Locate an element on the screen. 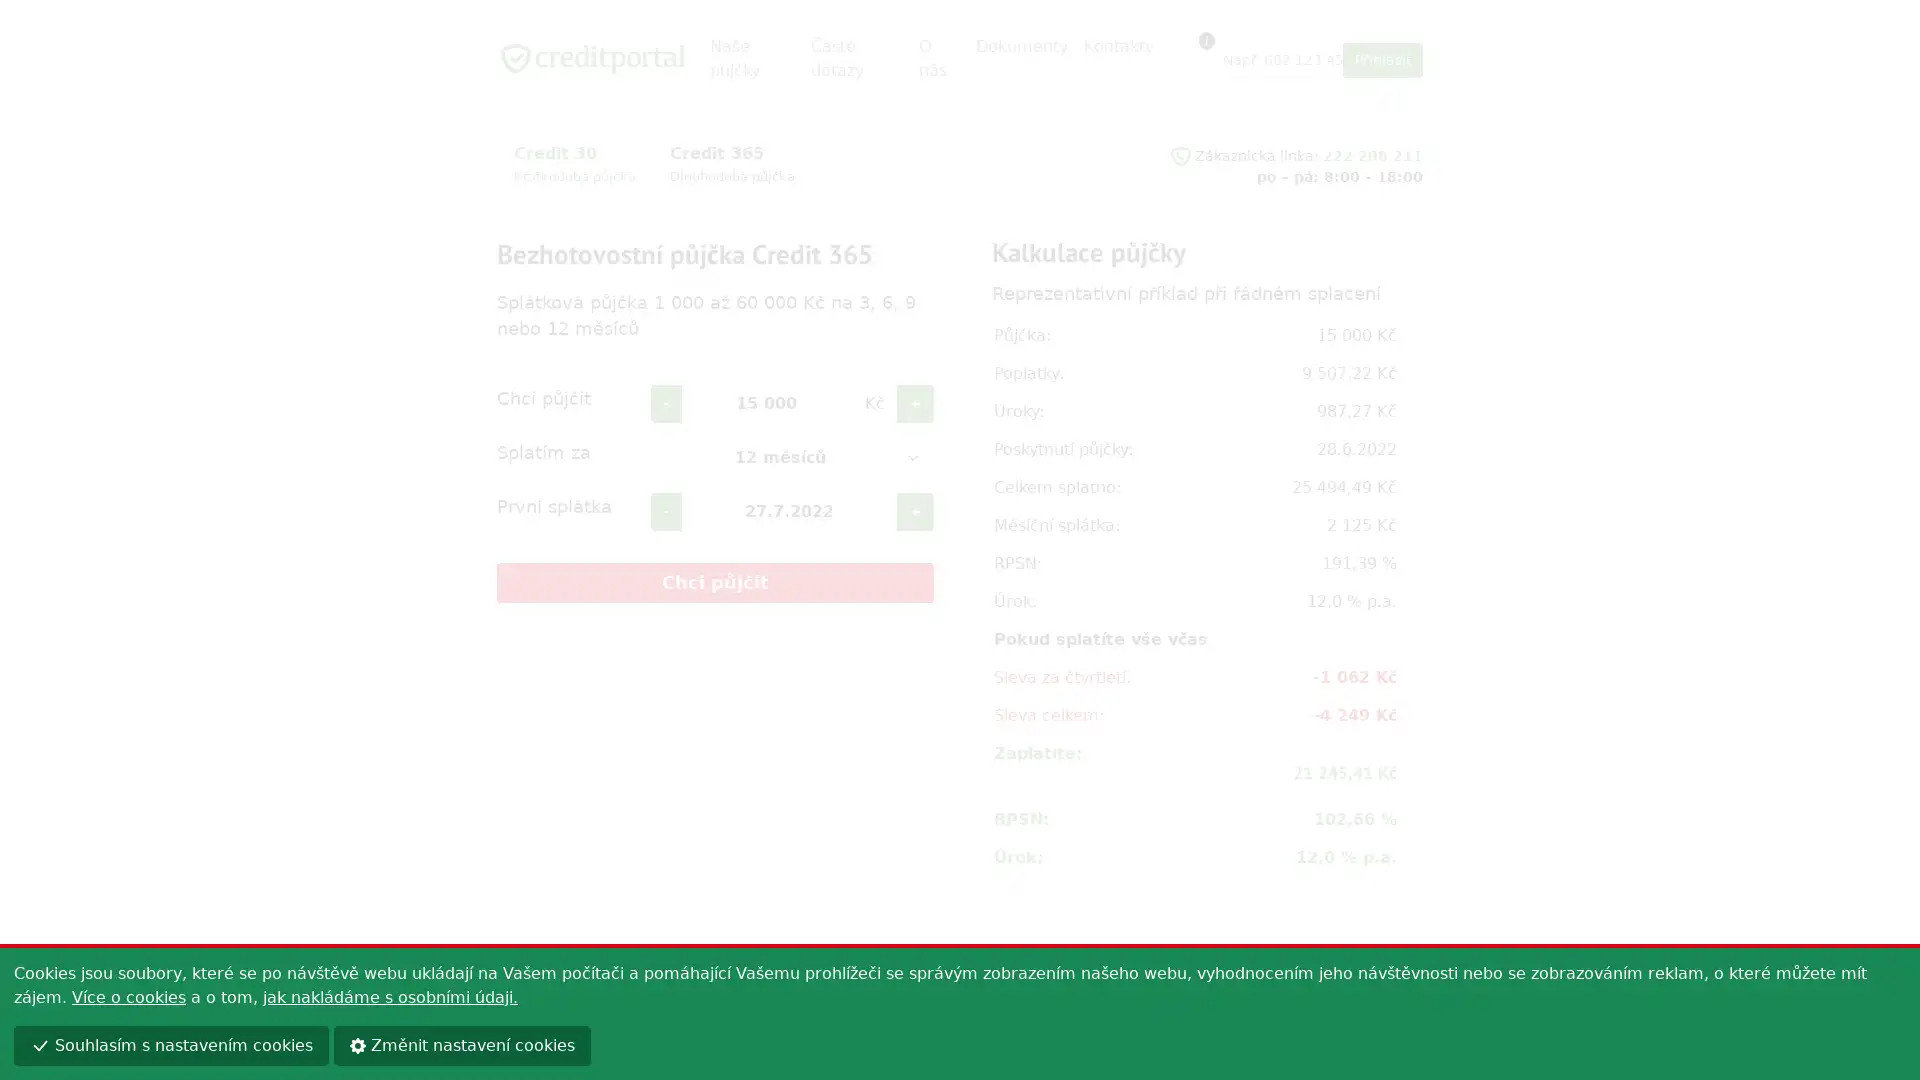 This screenshot has height=1080, width=1920. - is located at coordinates (665, 509).